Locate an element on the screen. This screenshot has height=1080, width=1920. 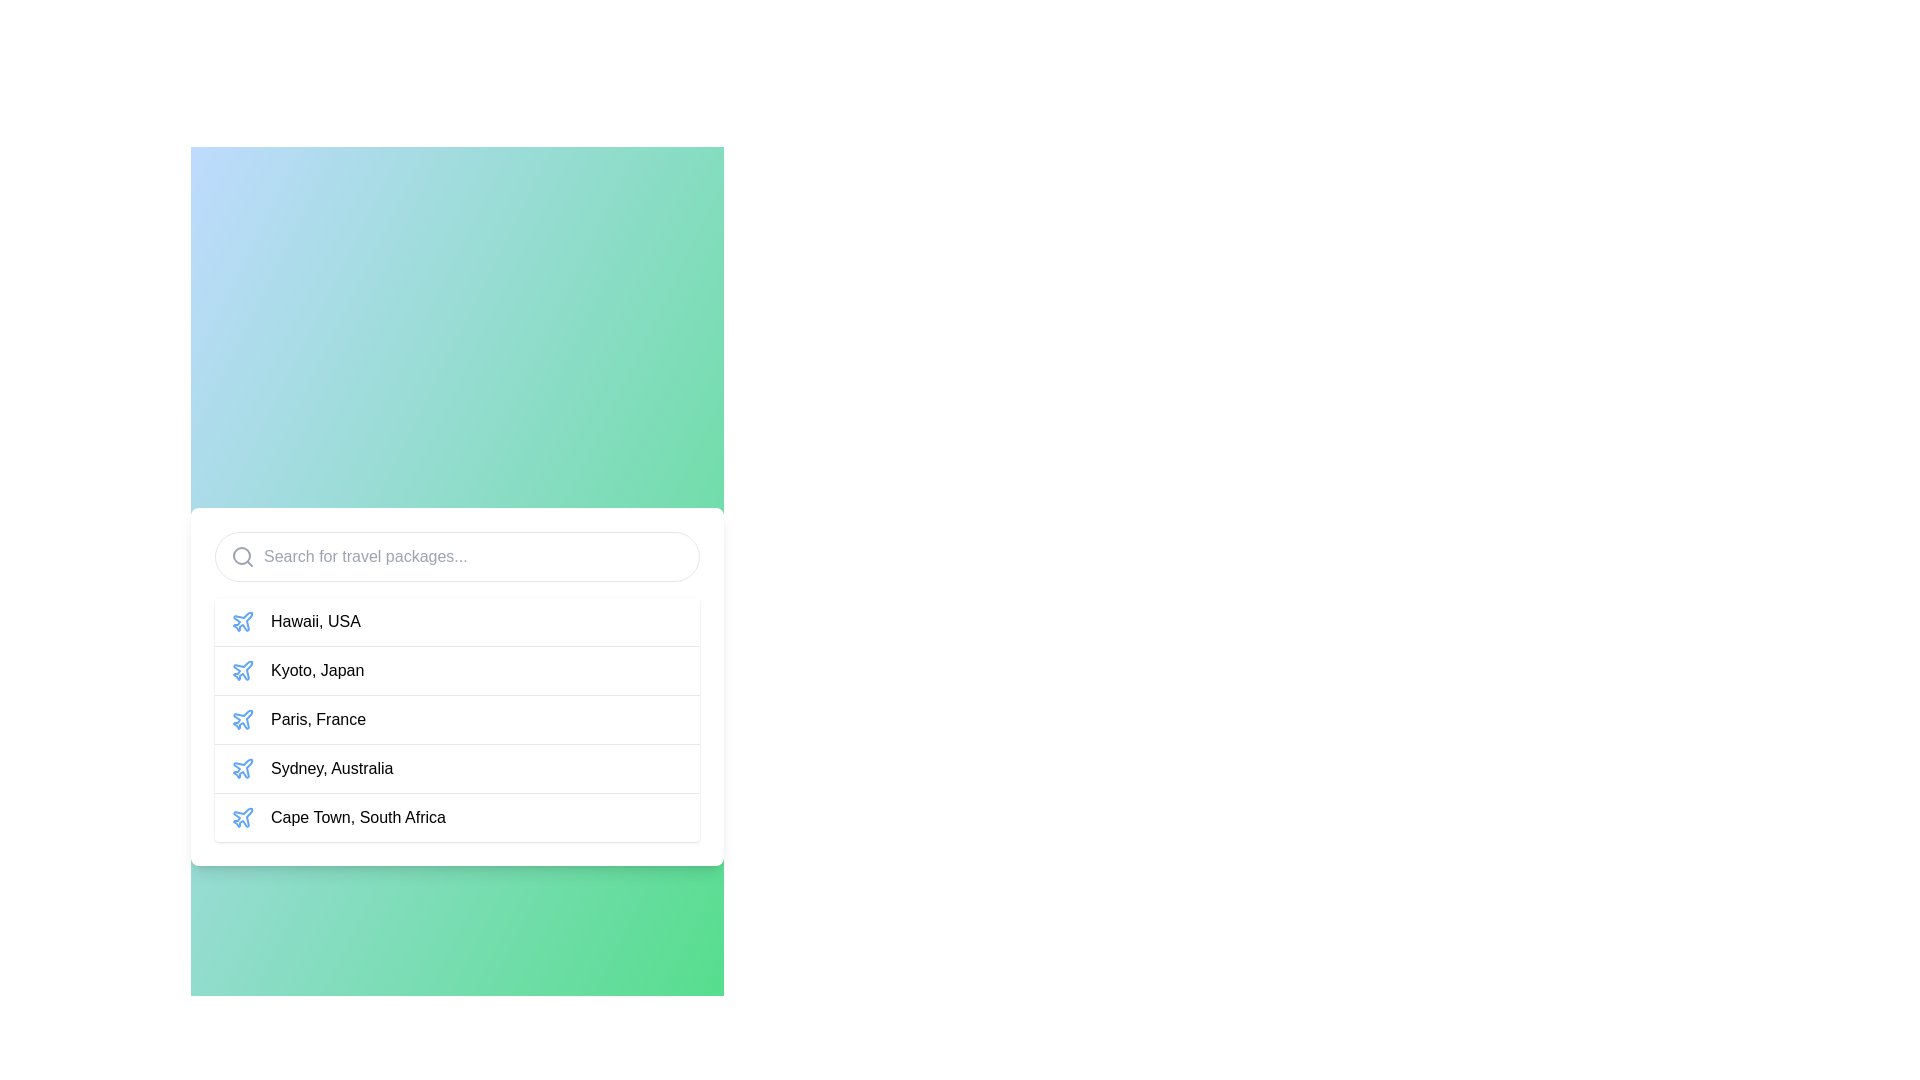
the blue airplane icon associated with 'Sydney, Australia' in the fourth position of the vertical list is located at coordinates (242, 767).